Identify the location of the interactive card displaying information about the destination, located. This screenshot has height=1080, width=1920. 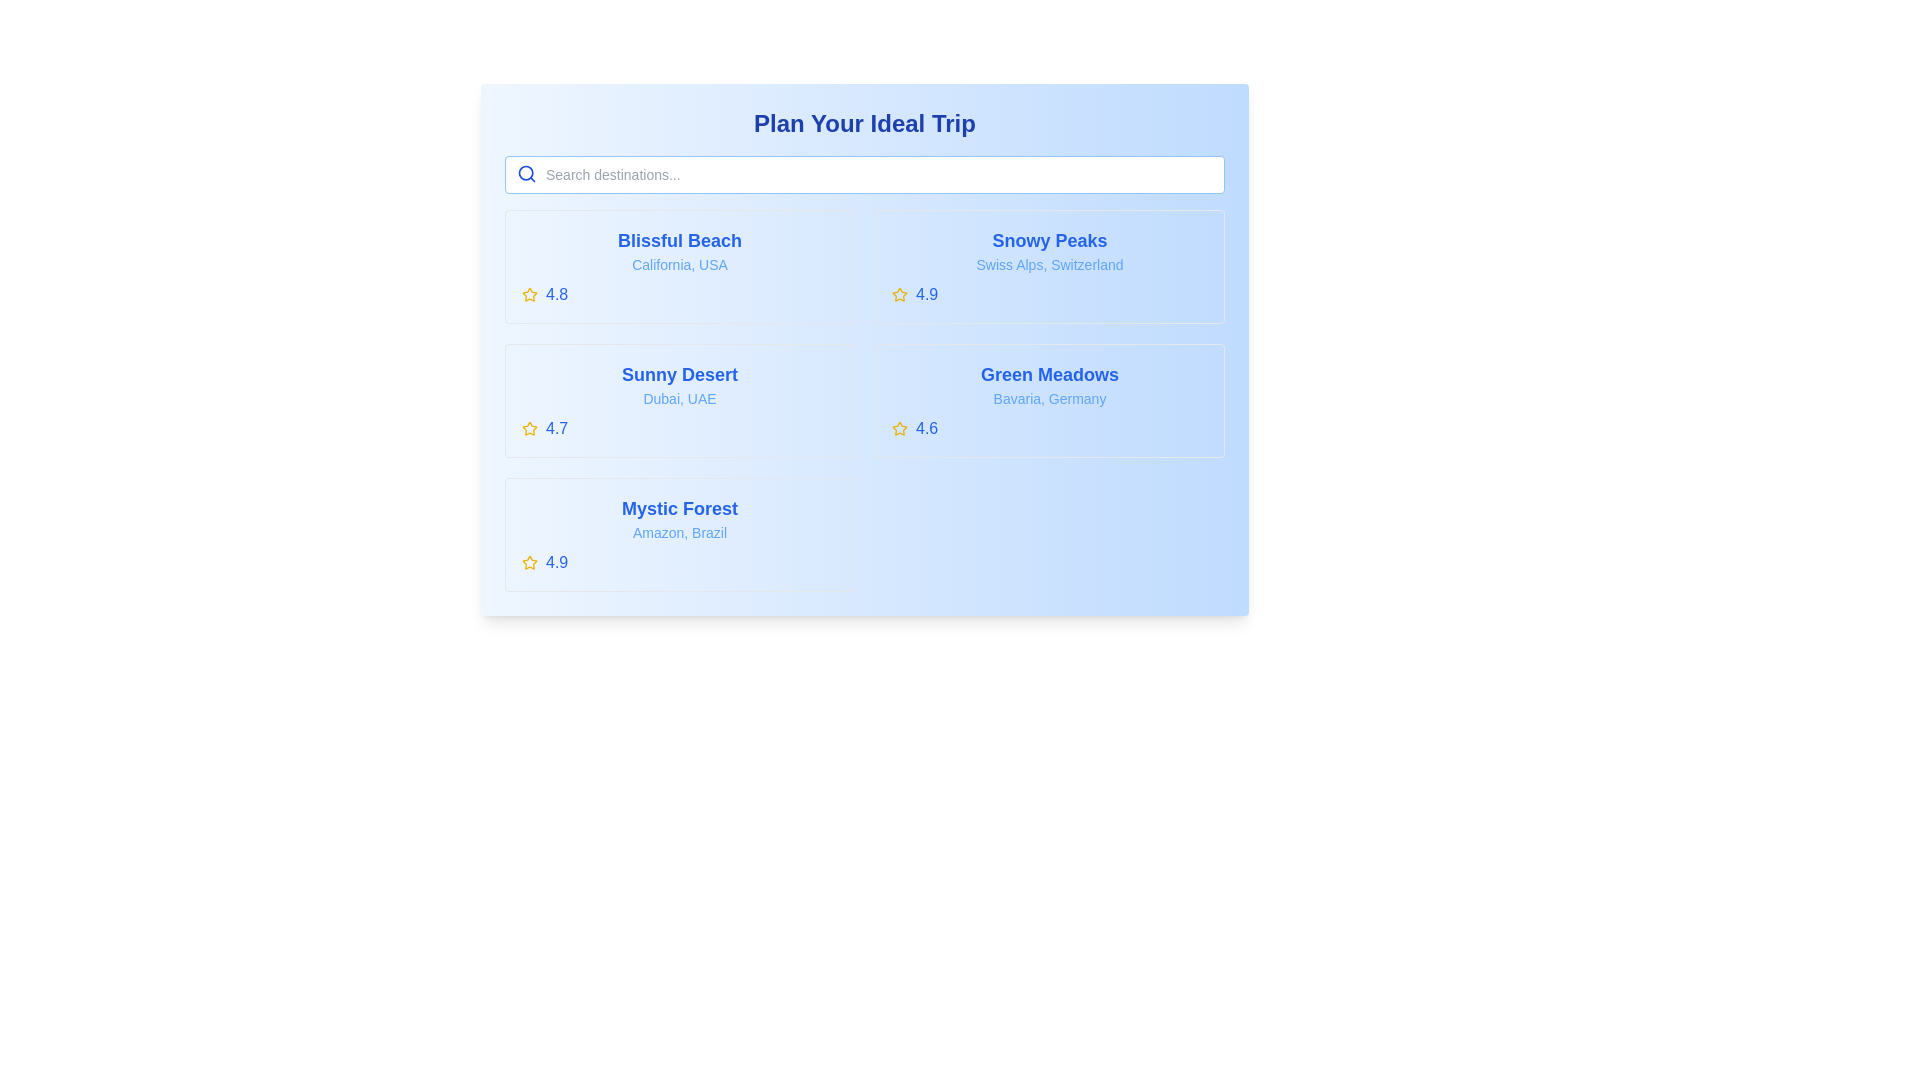
(680, 534).